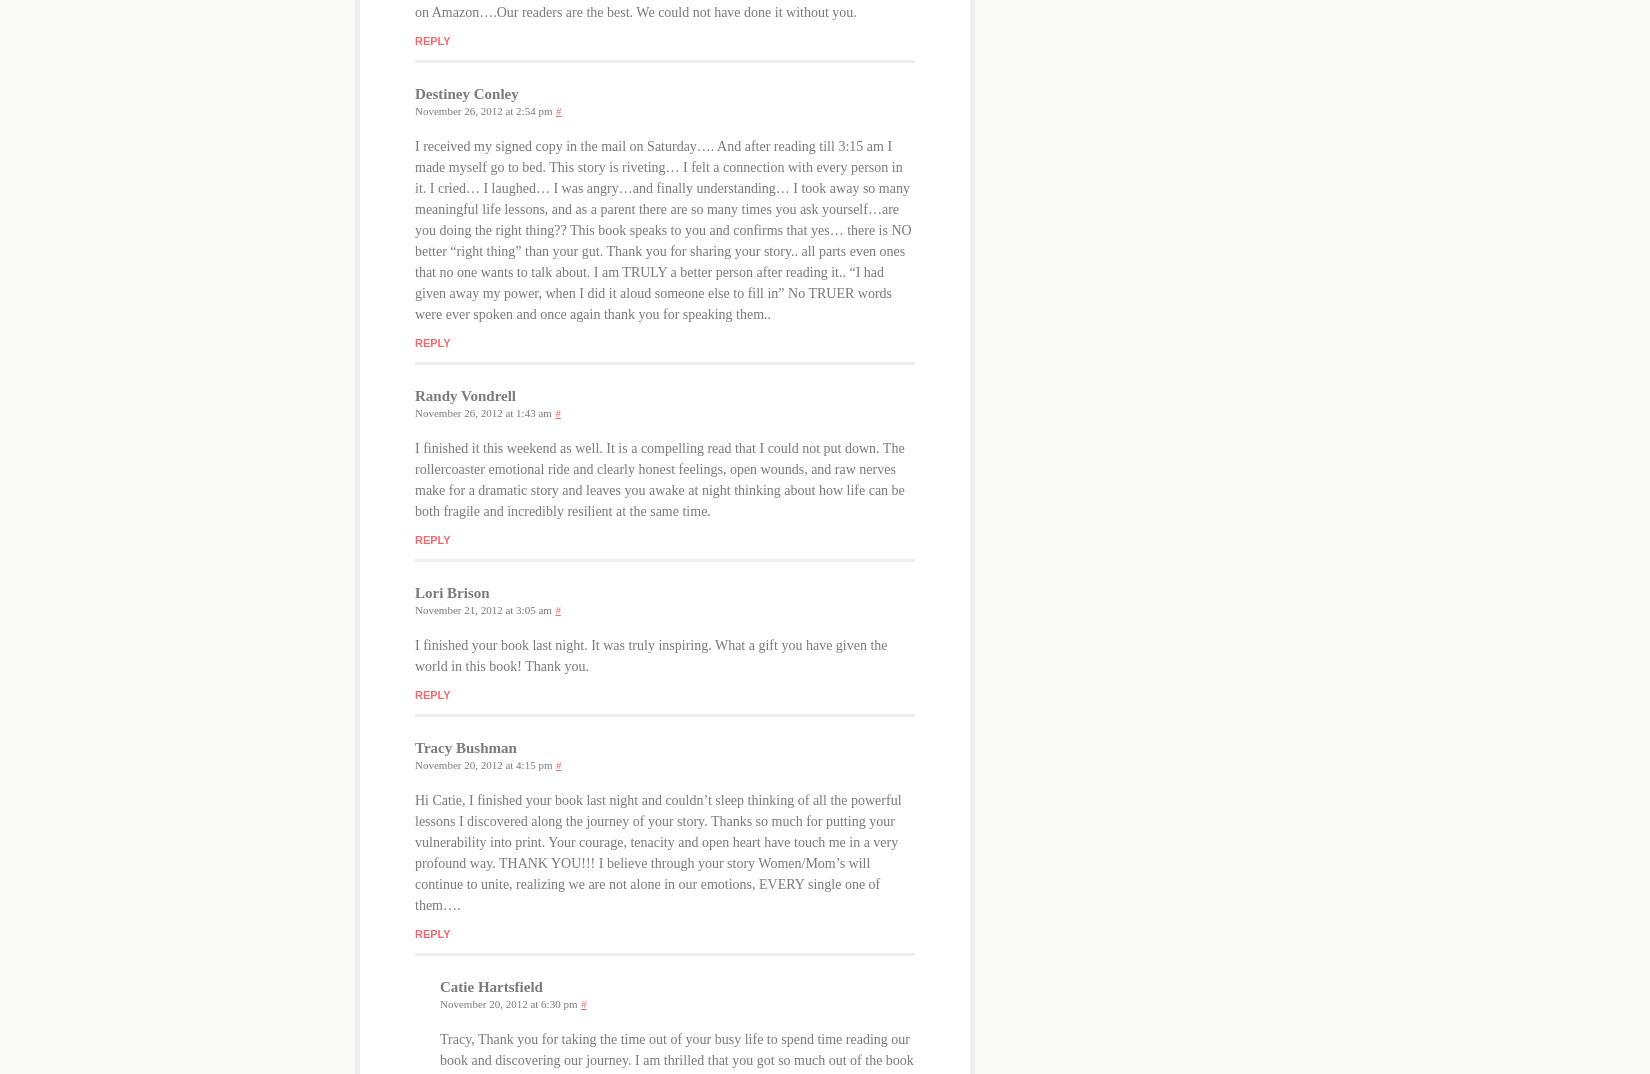 The image size is (1650, 1074). Describe the element at coordinates (413, 746) in the screenshot. I see `'Tracy Bushman'` at that location.